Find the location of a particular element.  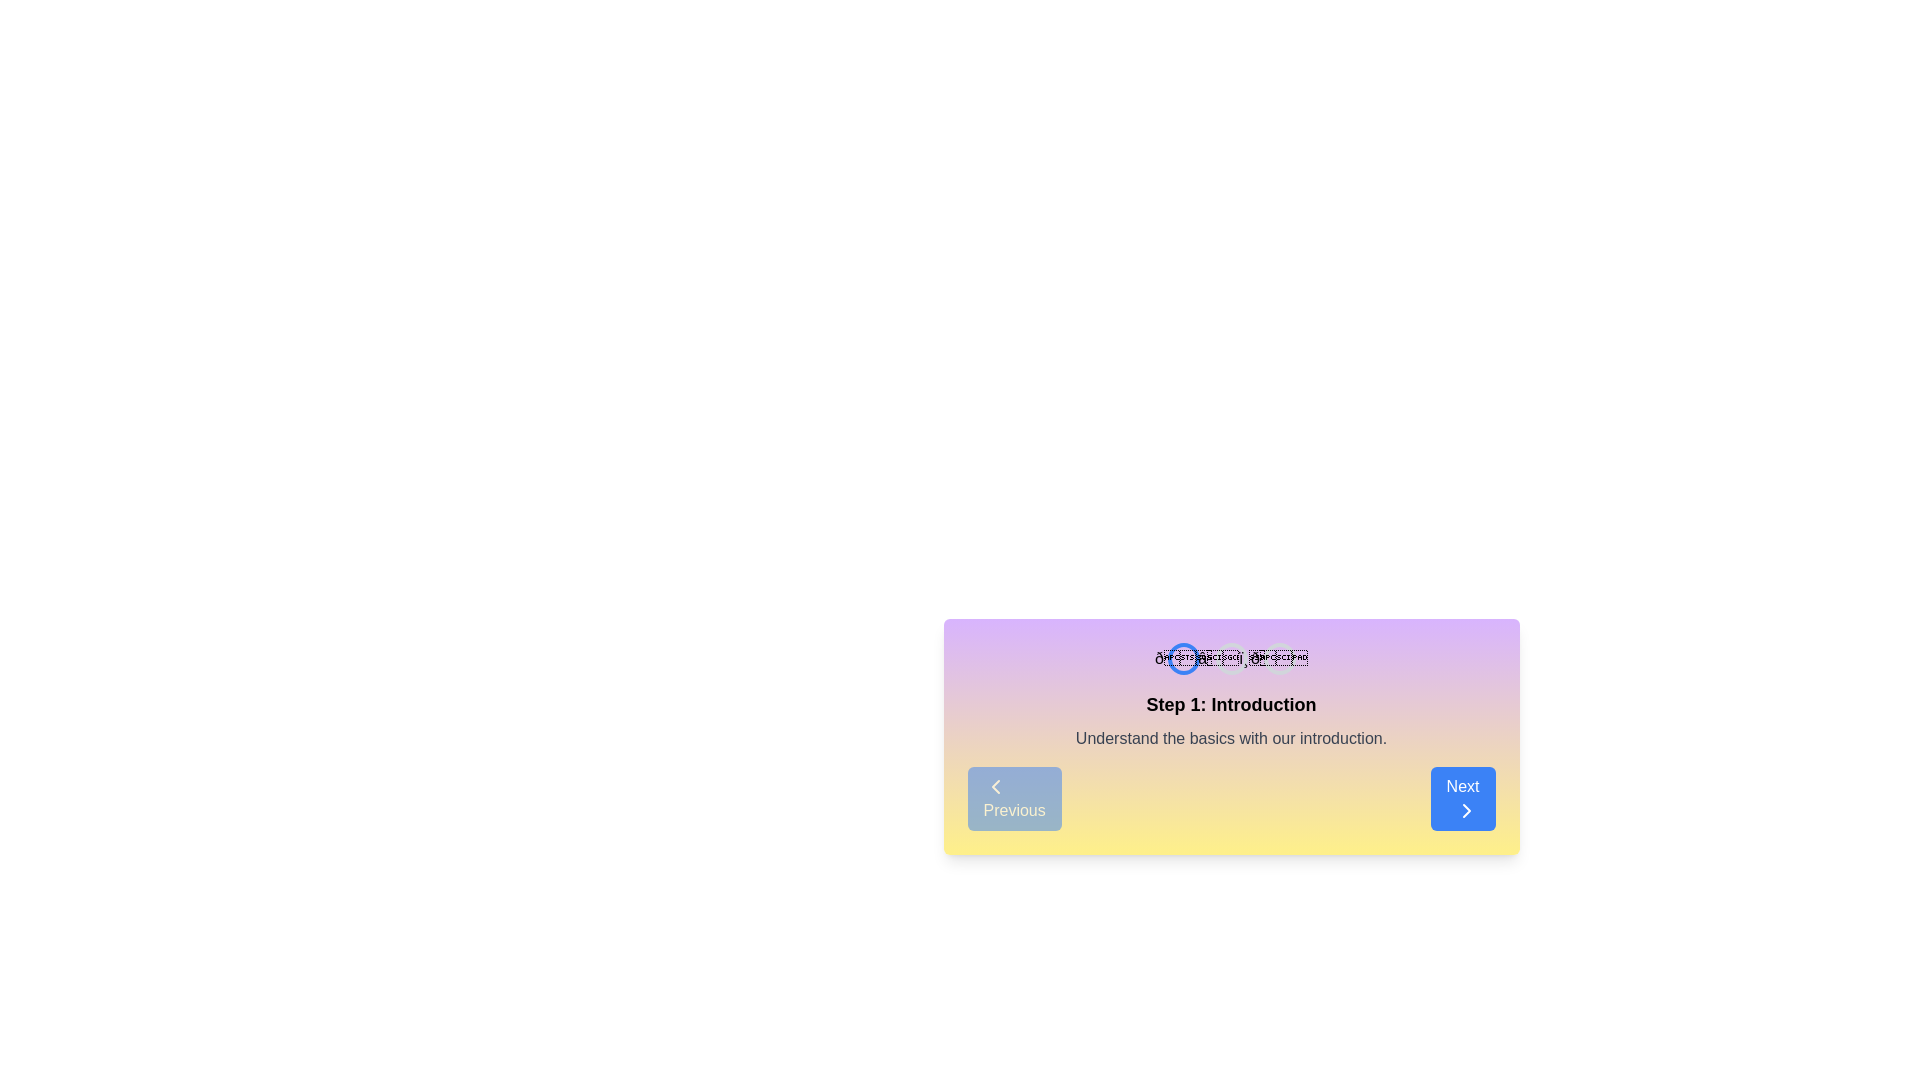

the right-pointing chevron icon within the 'Next' button, which is a white arrow on a blue rectangular button located at the bottom-right corner of the interface is located at coordinates (1466, 810).